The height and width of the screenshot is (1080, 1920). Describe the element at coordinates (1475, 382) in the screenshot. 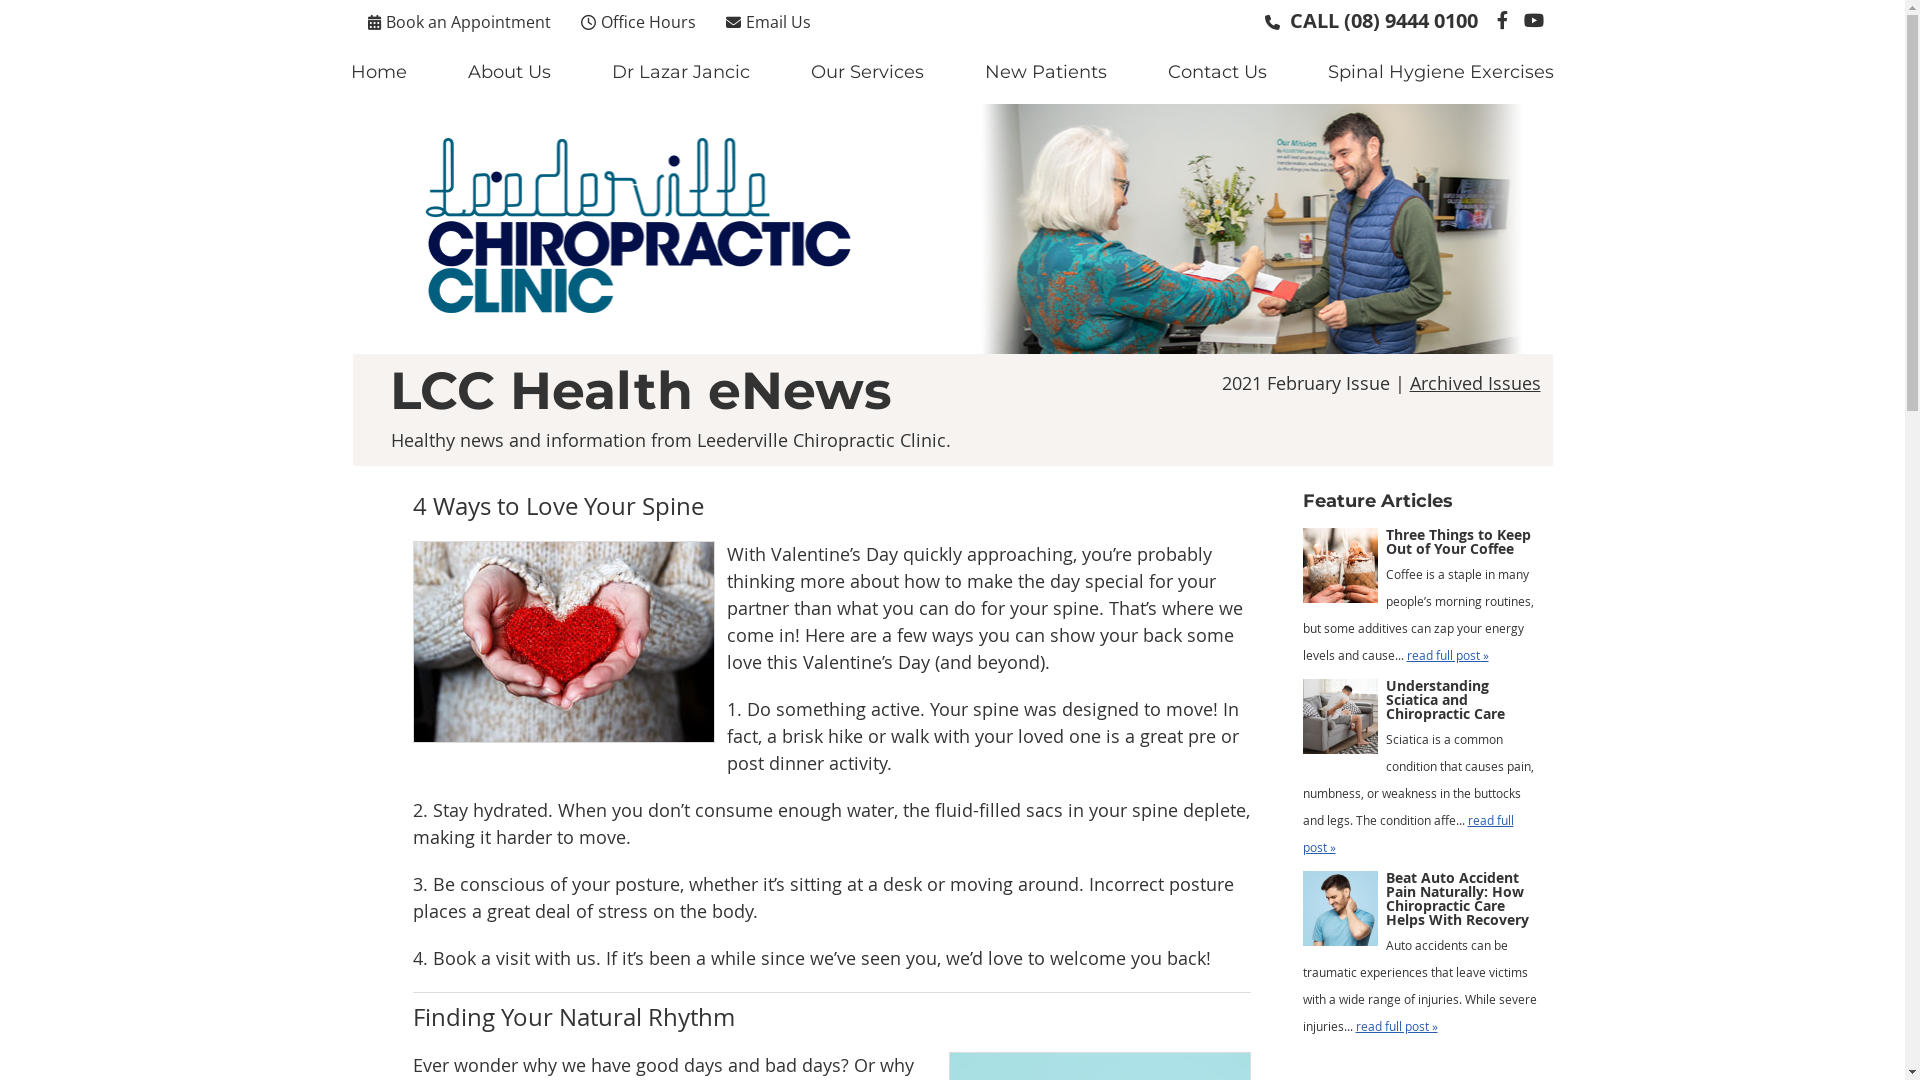

I see `'Archived Issues'` at that location.